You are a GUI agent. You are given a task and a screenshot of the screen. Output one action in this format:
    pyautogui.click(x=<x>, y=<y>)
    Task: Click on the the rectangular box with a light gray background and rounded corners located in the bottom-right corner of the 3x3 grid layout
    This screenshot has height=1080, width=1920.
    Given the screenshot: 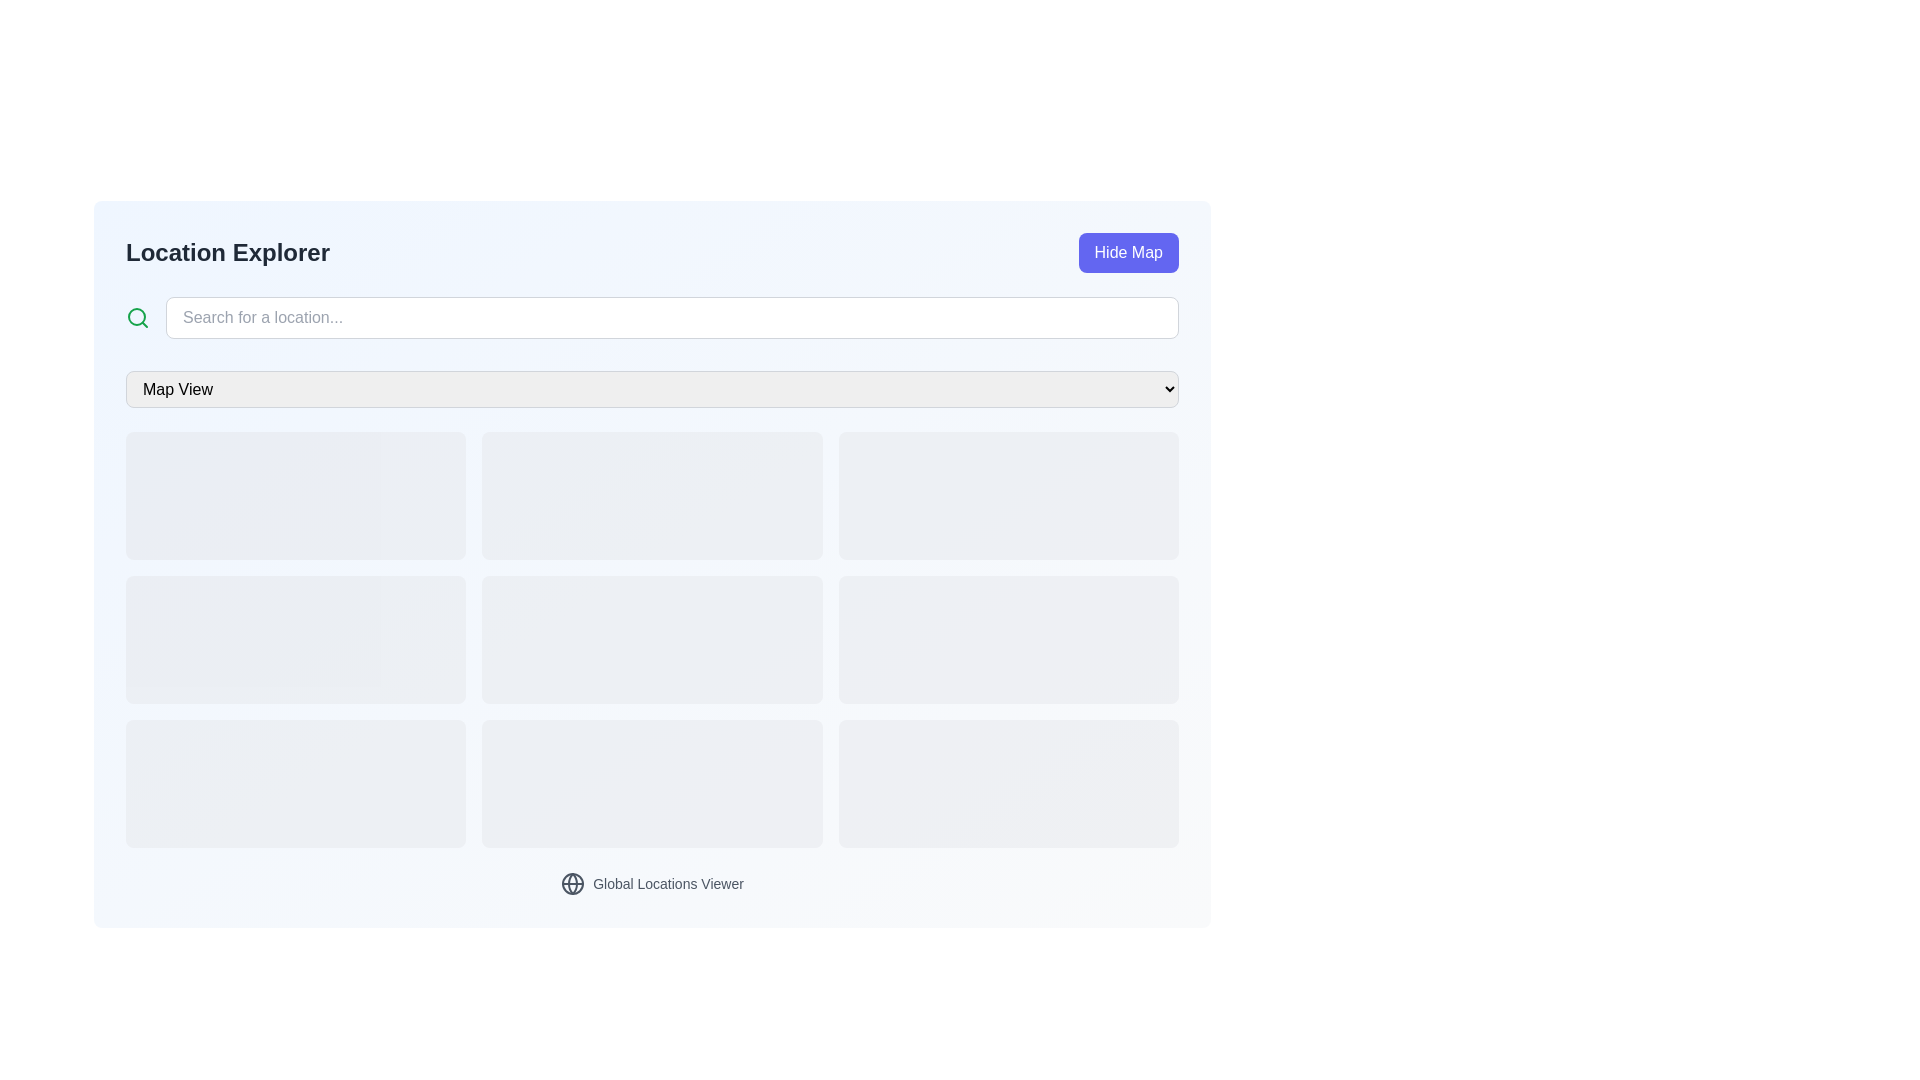 What is the action you would take?
    pyautogui.click(x=1008, y=782)
    